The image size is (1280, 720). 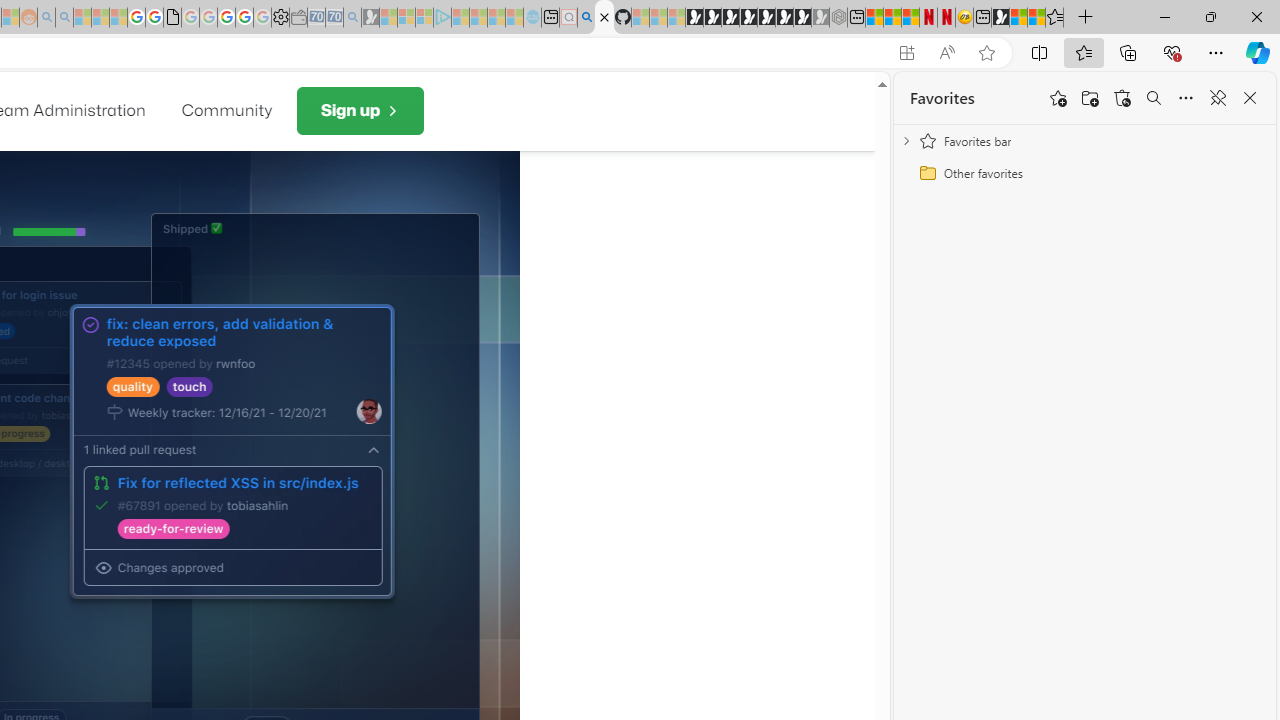 I want to click on 'Copilot (Ctrl+Shift+.)', so click(x=1257, y=51).